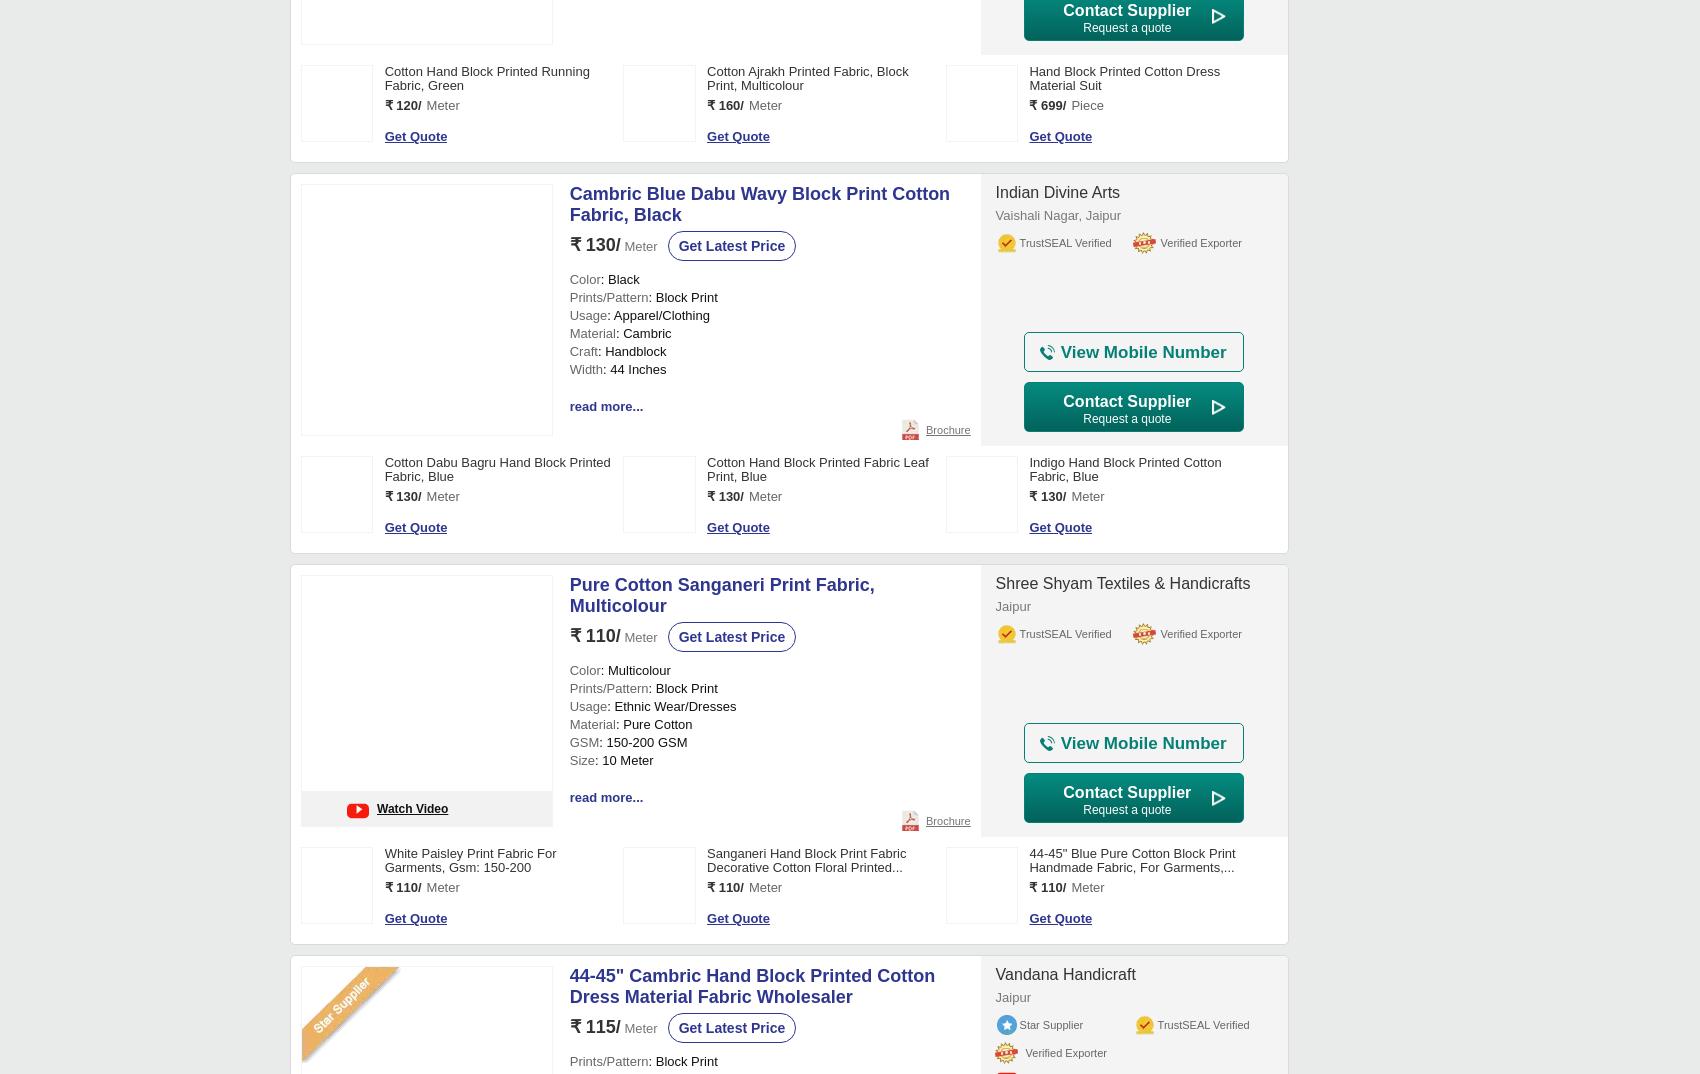  I want to click on ':  150', so click(612, 569).